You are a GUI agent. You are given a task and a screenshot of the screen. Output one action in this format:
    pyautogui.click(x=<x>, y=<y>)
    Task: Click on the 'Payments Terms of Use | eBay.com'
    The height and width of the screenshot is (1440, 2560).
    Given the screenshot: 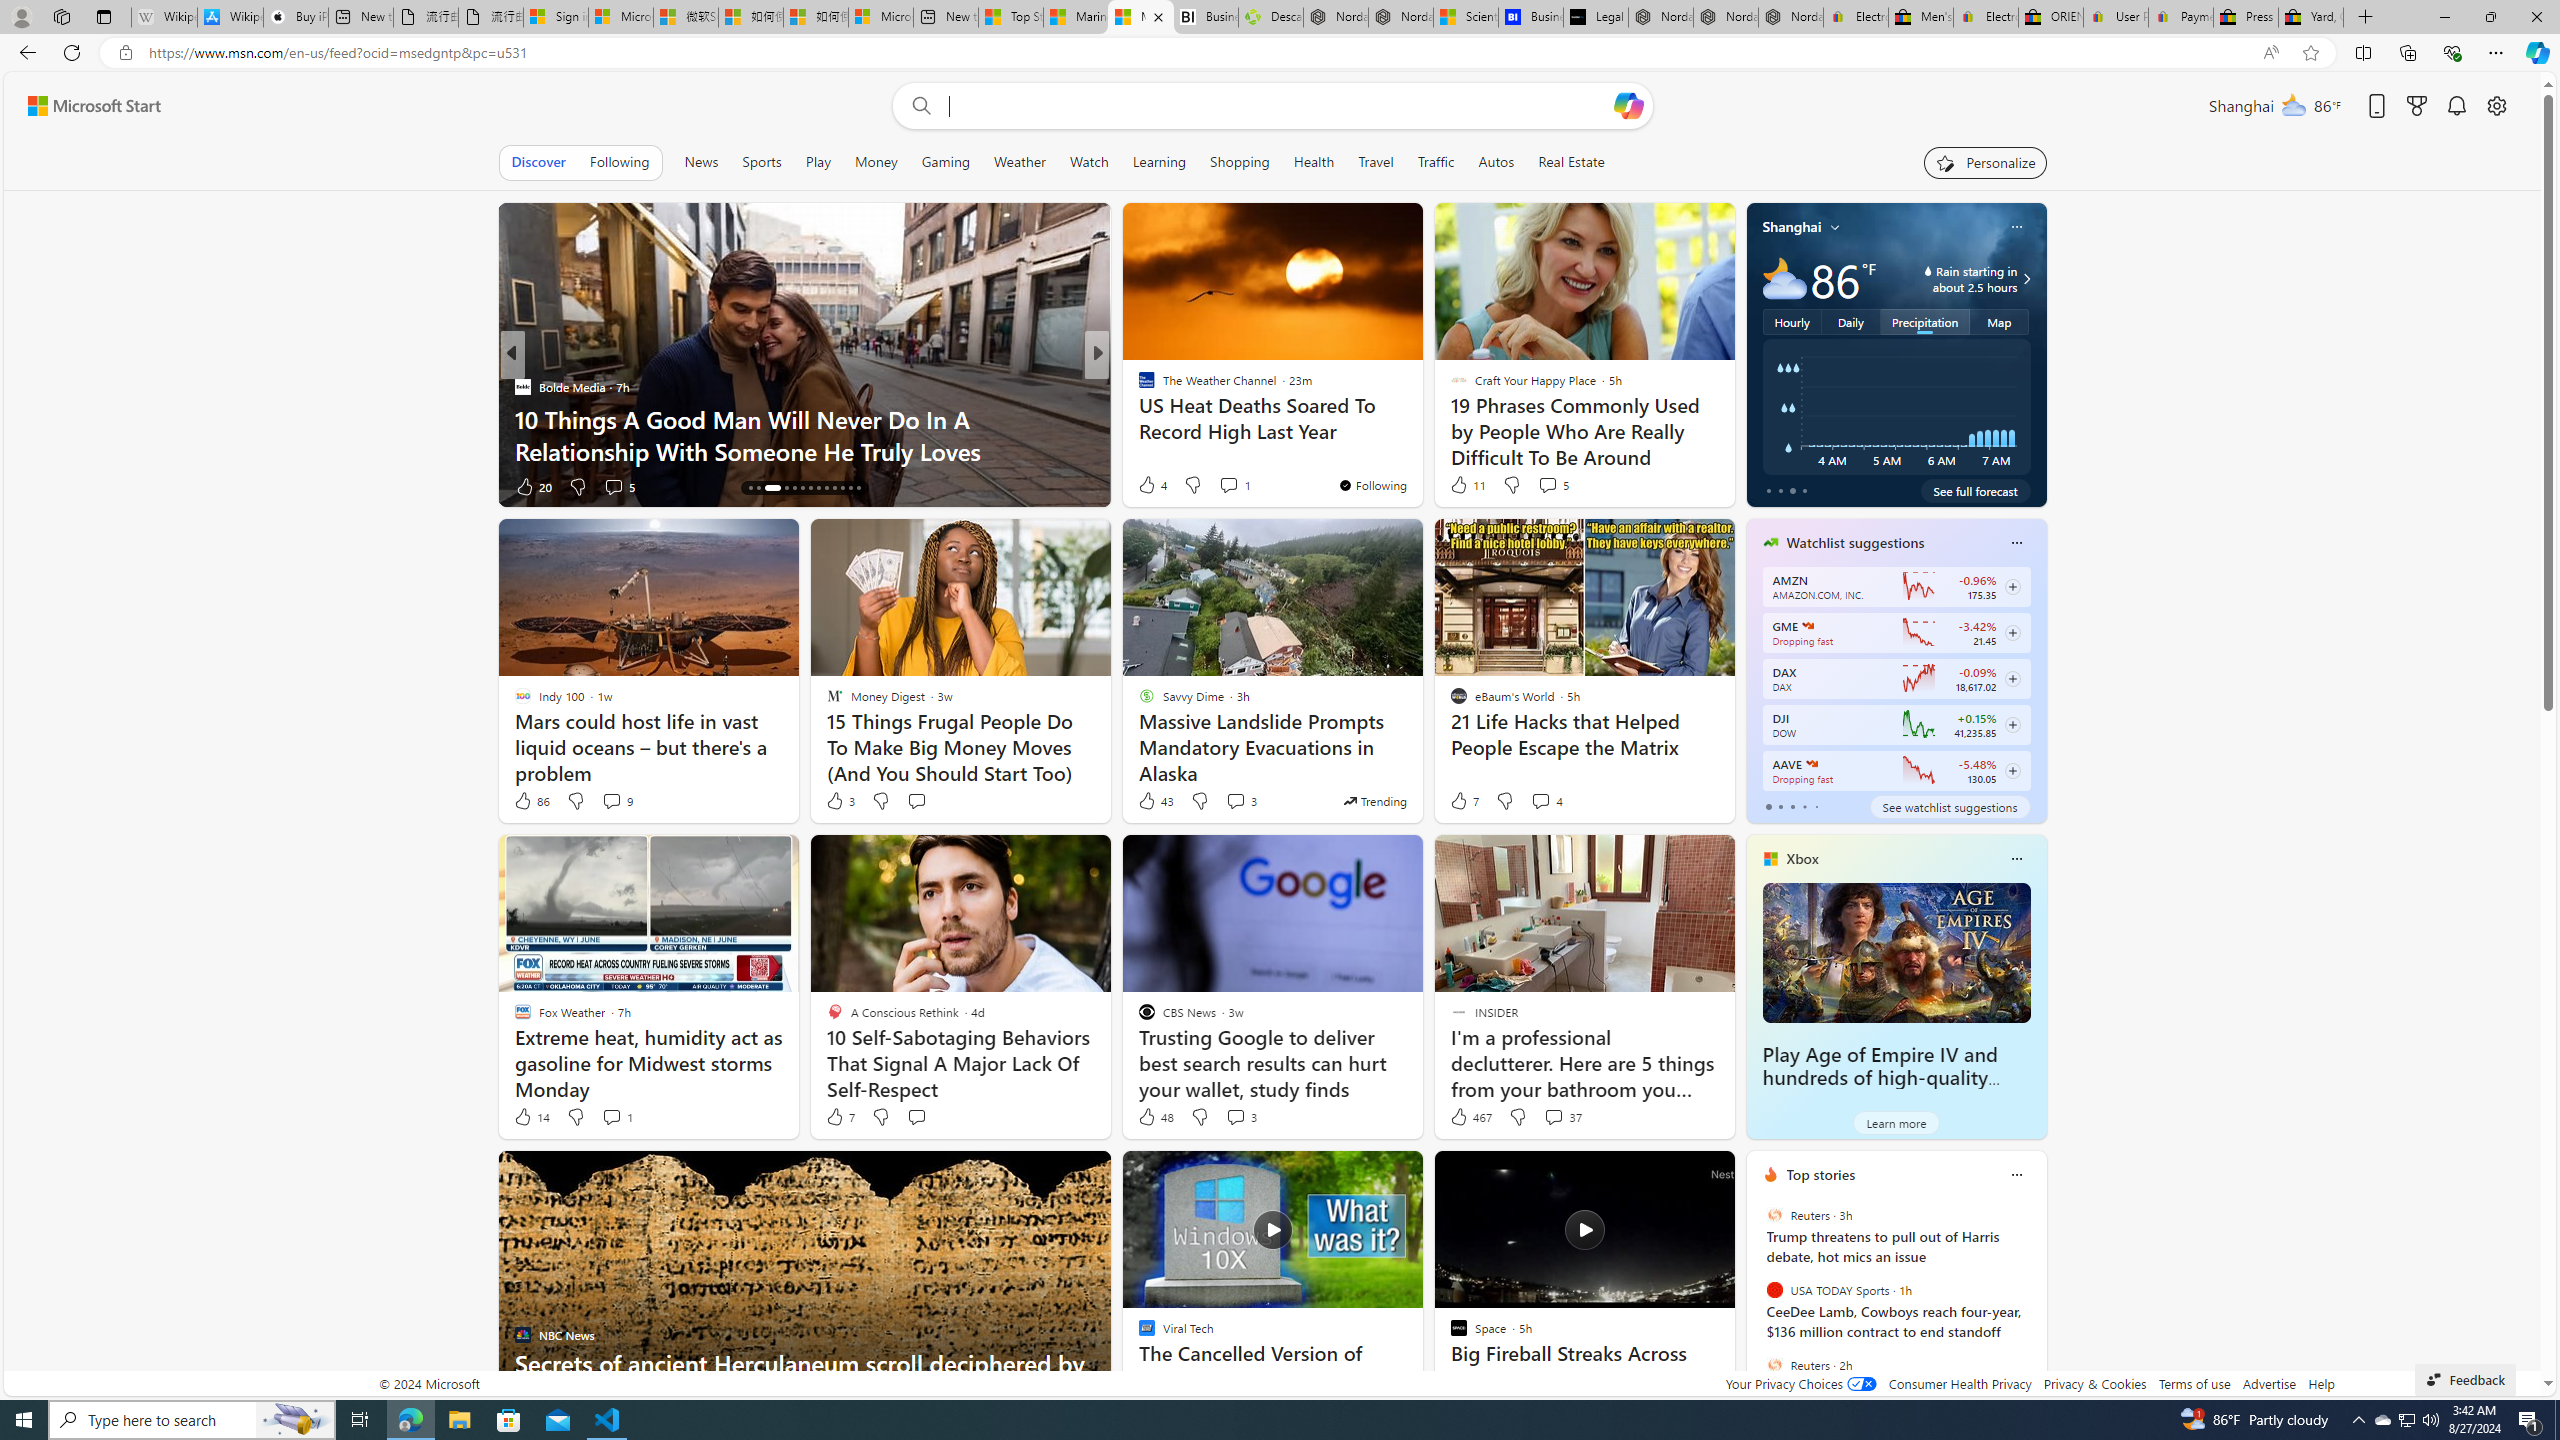 What is the action you would take?
    pyautogui.click(x=2180, y=16)
    